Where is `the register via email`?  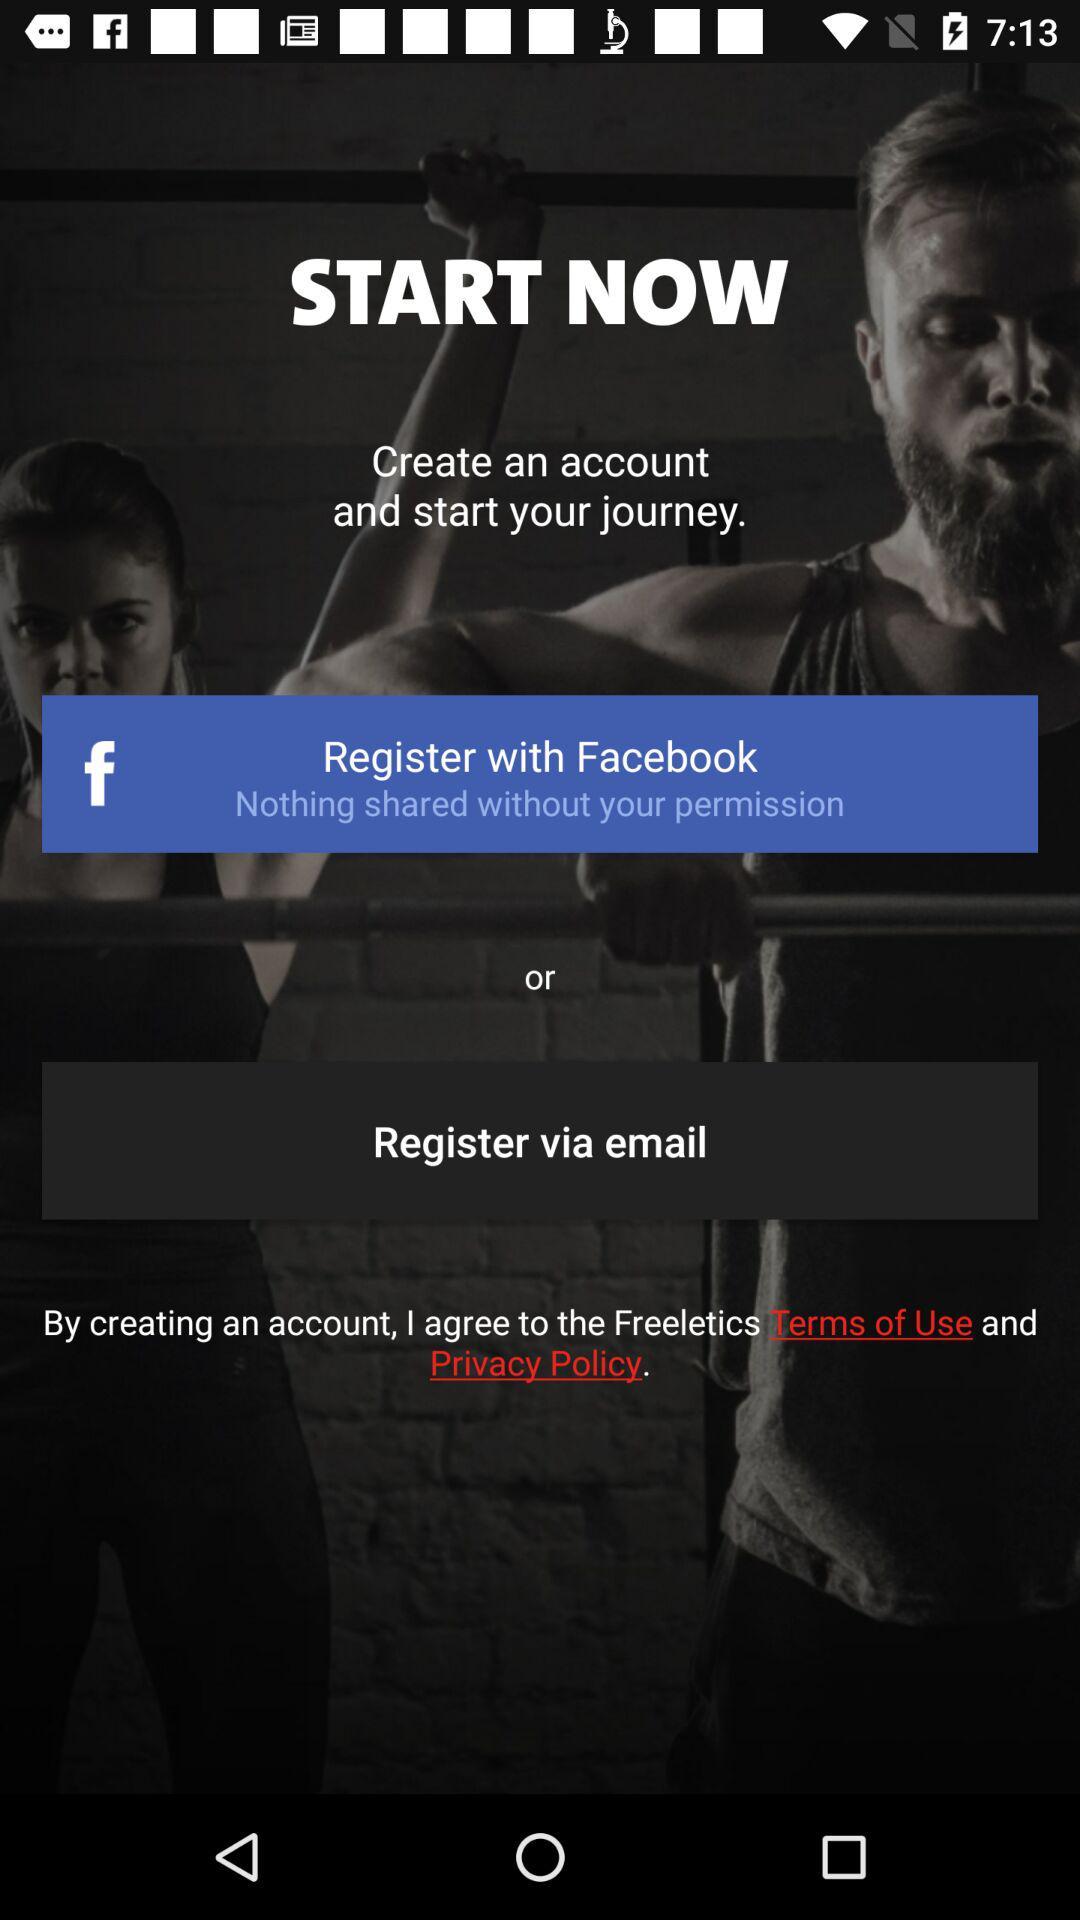
the register via email is located at coordinates (540, 1140).